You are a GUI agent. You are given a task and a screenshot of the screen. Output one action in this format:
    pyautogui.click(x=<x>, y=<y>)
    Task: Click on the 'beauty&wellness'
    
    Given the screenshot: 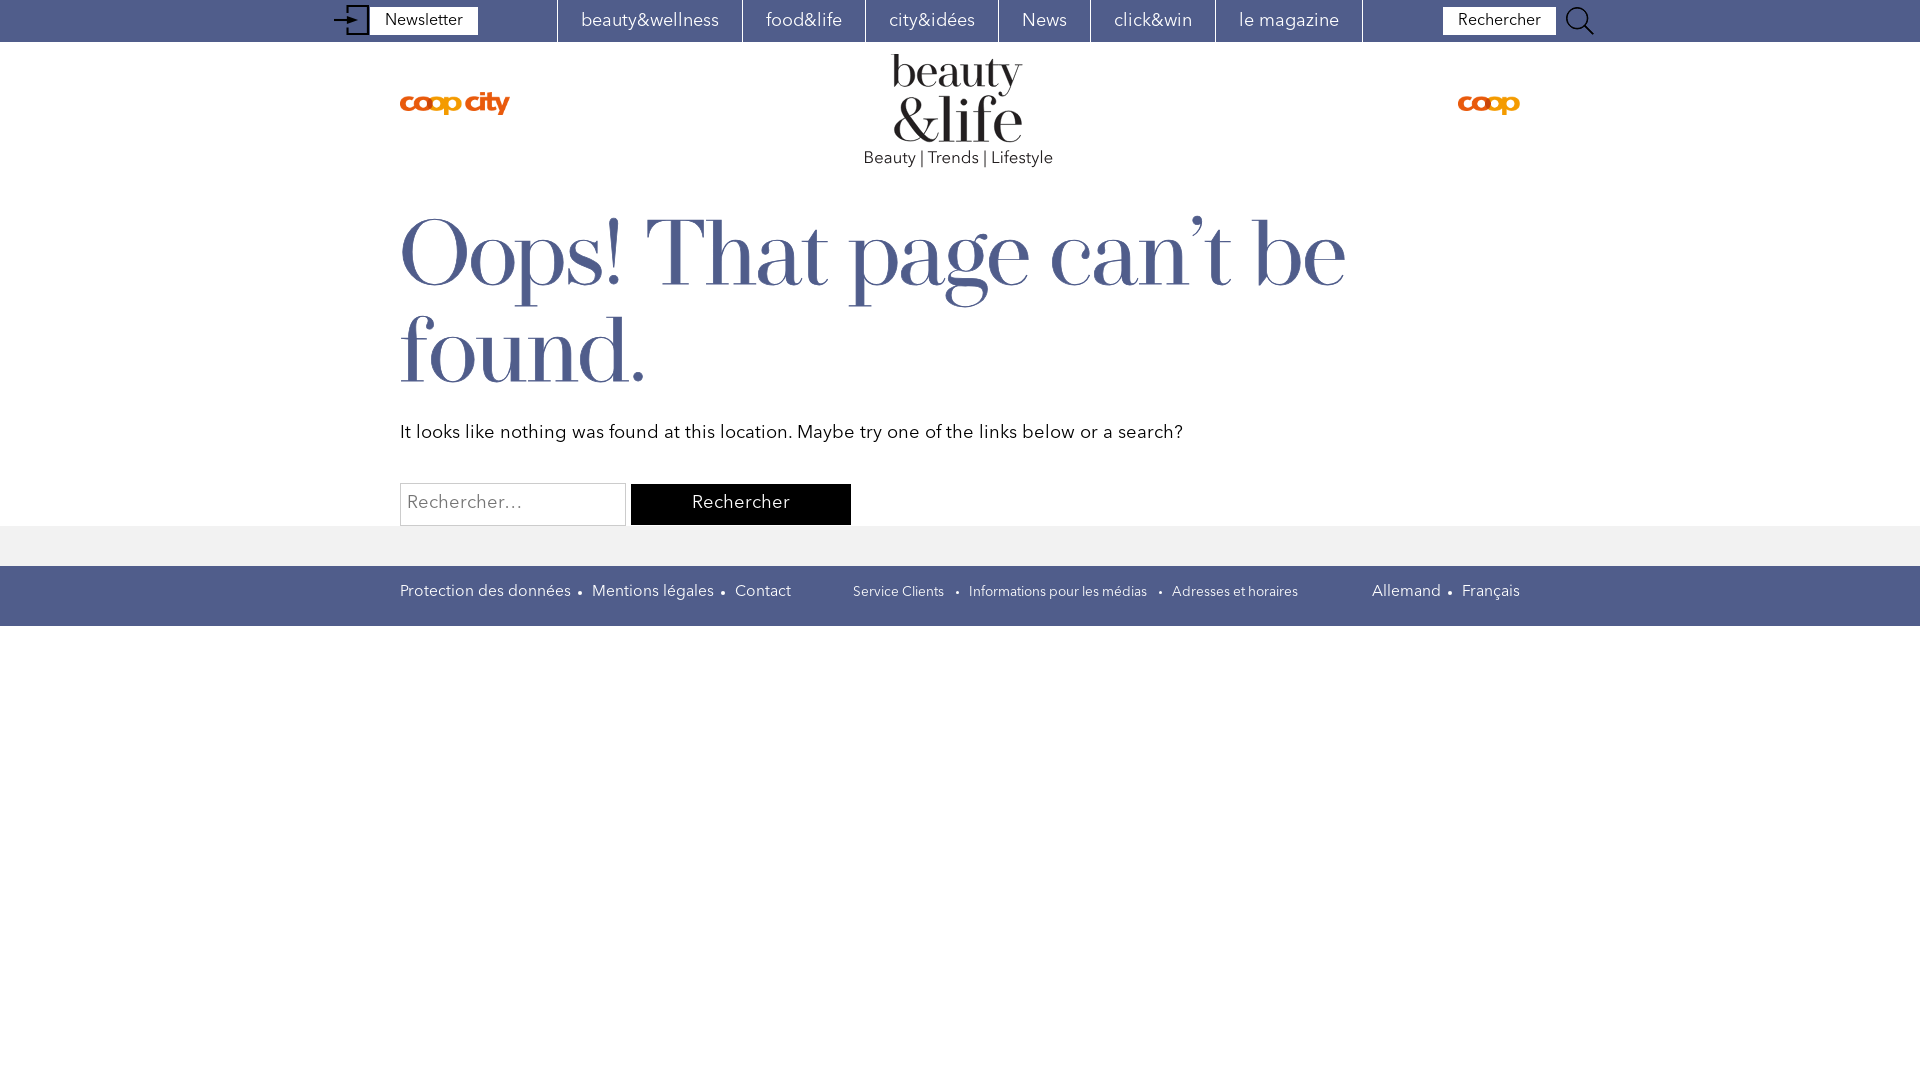 What is the action you would take?
    pyautogui.click(x=649, y=20)
    